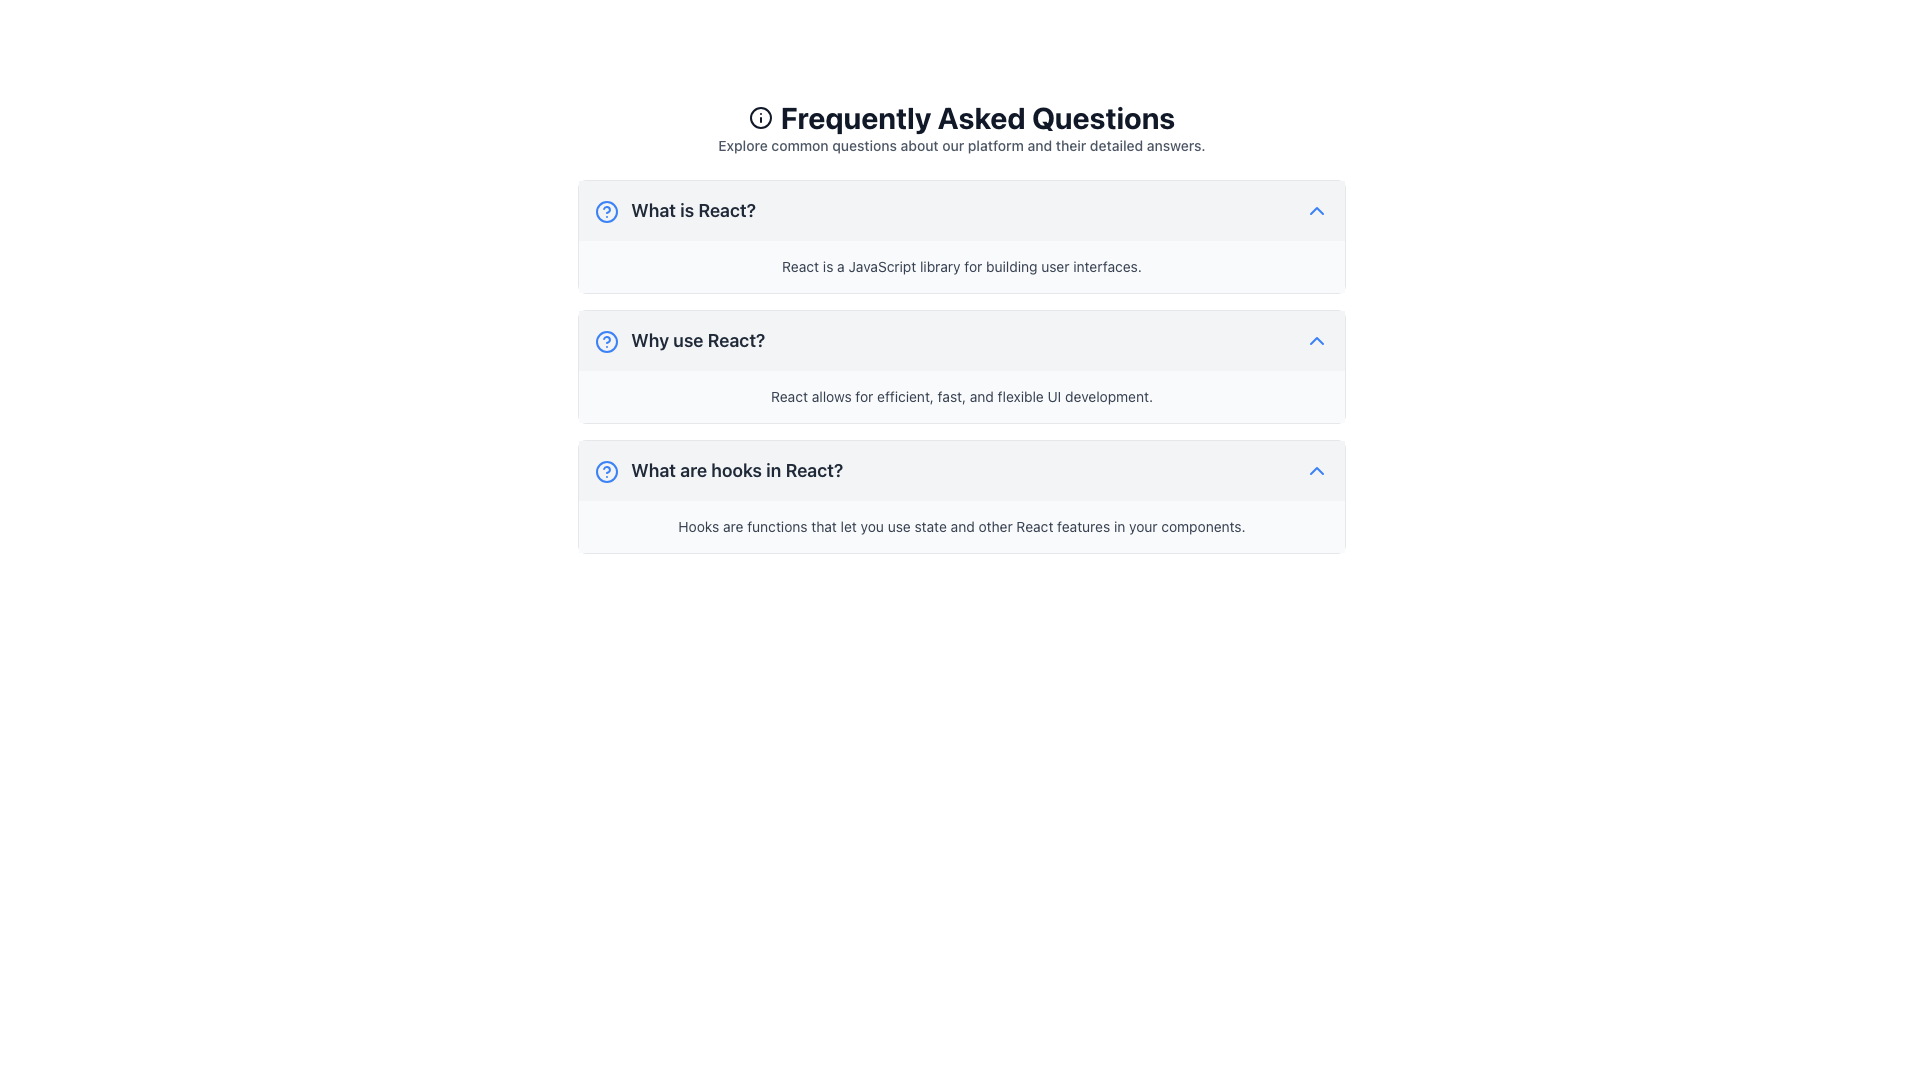  I want to click on the information icon, which is a small circular icon with a black stroke, located to the left of the 'Frequently Asked Questions' text in the heading section, so click(759, 118).